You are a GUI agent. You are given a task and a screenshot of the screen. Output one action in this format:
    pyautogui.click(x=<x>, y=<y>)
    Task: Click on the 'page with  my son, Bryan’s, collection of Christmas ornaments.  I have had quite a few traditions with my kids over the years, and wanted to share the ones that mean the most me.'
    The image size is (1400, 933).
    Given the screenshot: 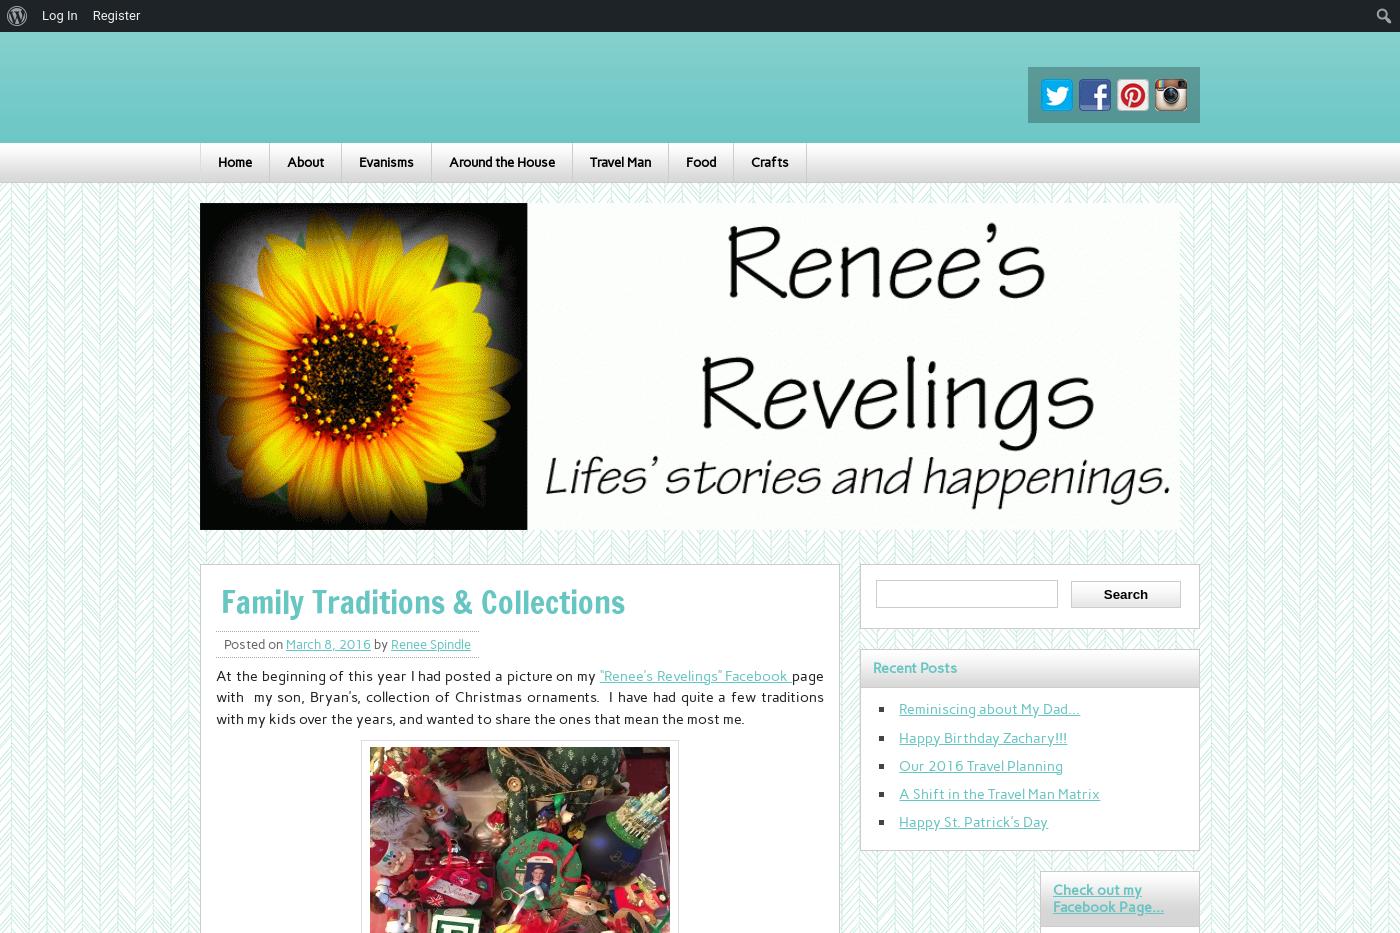 What is the action you would take?
    pyautogui.click(x=519, y=696)
    